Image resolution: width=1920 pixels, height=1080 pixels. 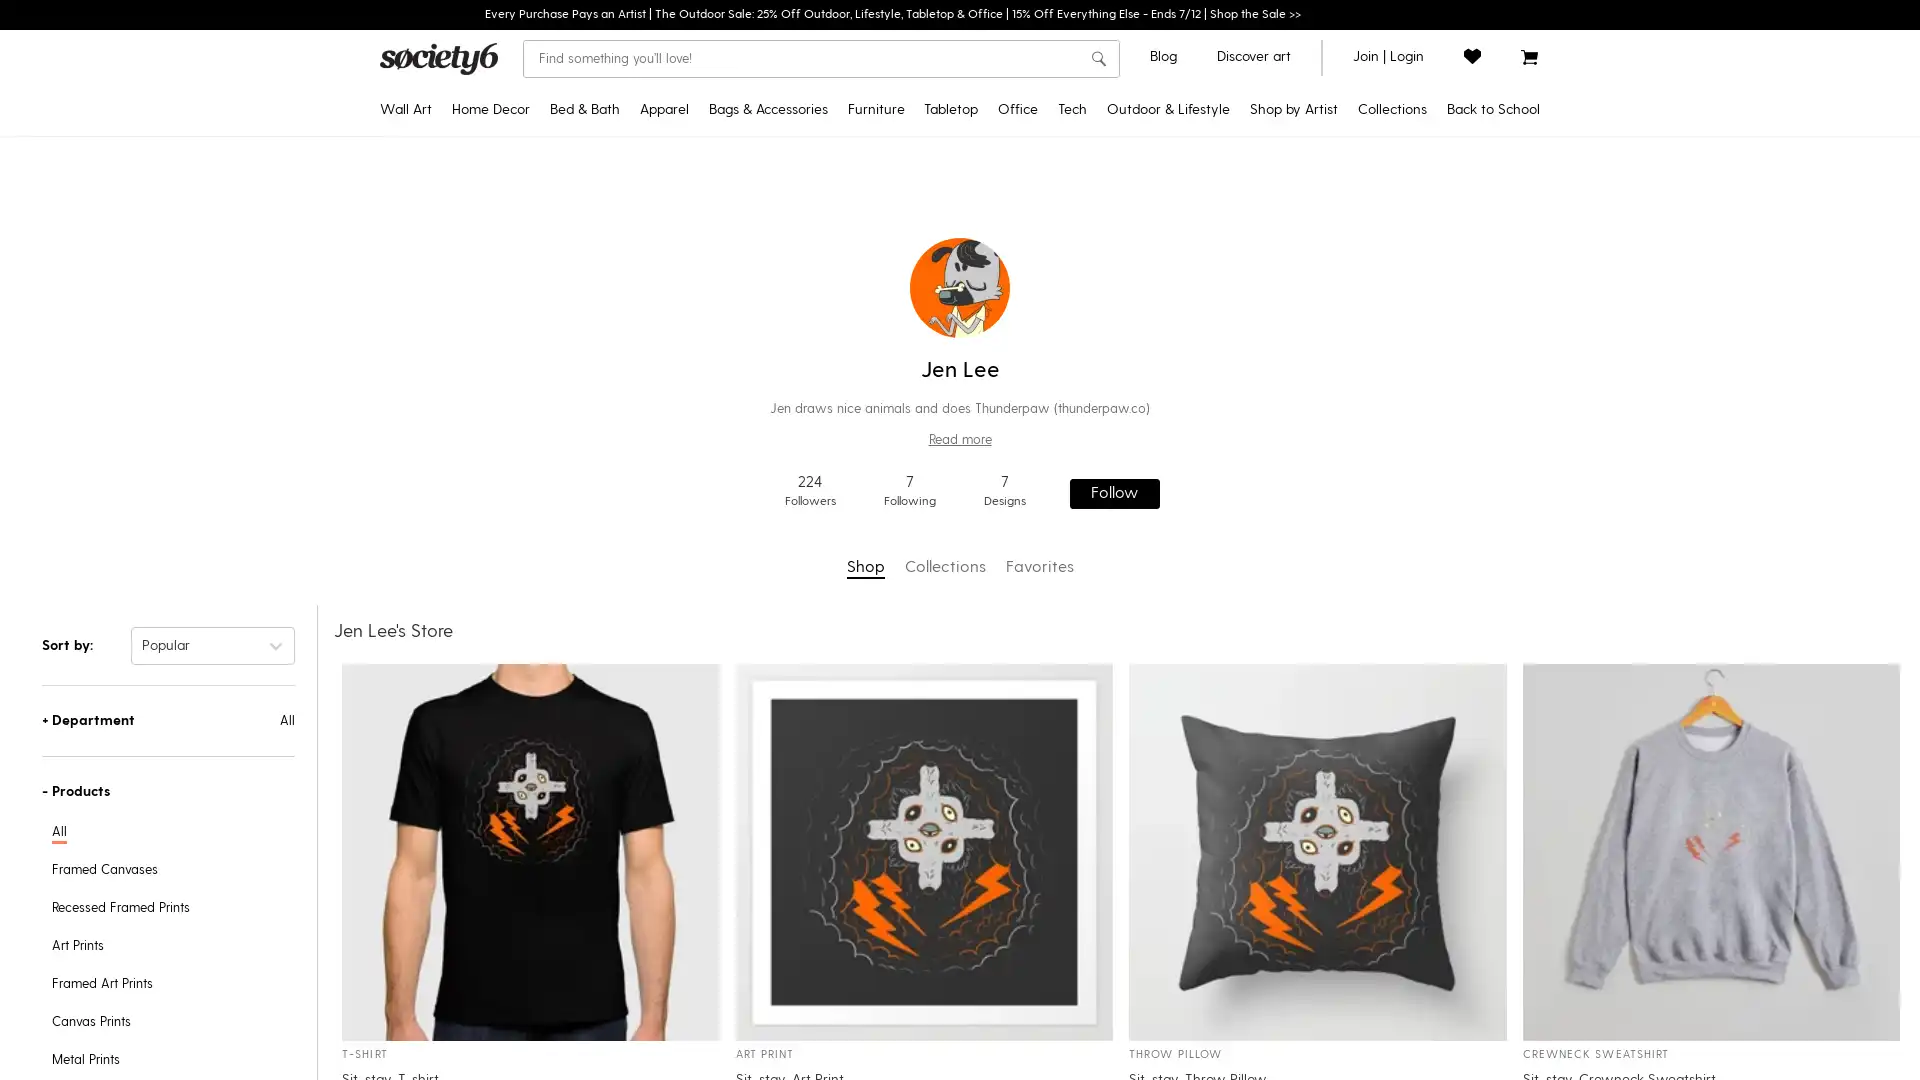 What do you see at coordinates (470, 482) in the screenshot?
I see `Wood Wall Art` at bounding box center [470, 482].